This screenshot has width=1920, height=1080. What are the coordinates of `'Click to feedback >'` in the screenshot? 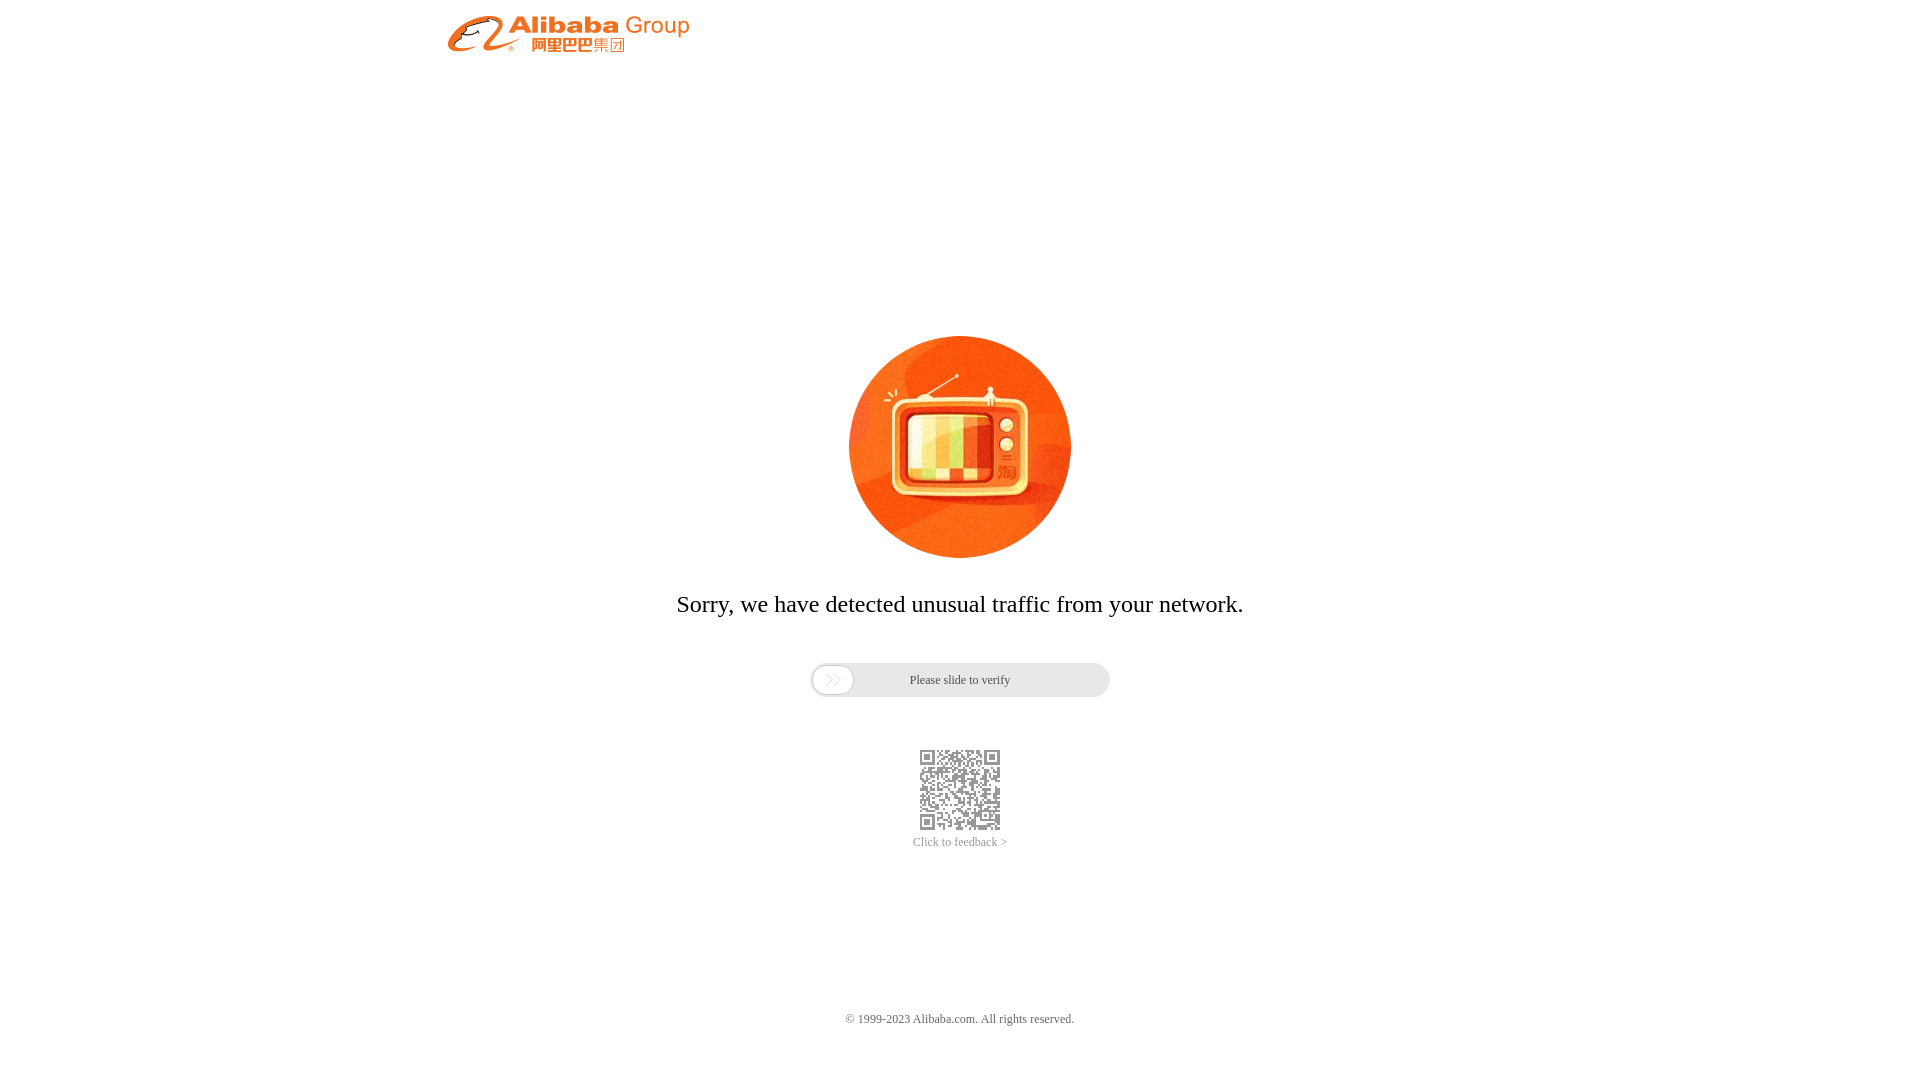 It's located at (960, 842).